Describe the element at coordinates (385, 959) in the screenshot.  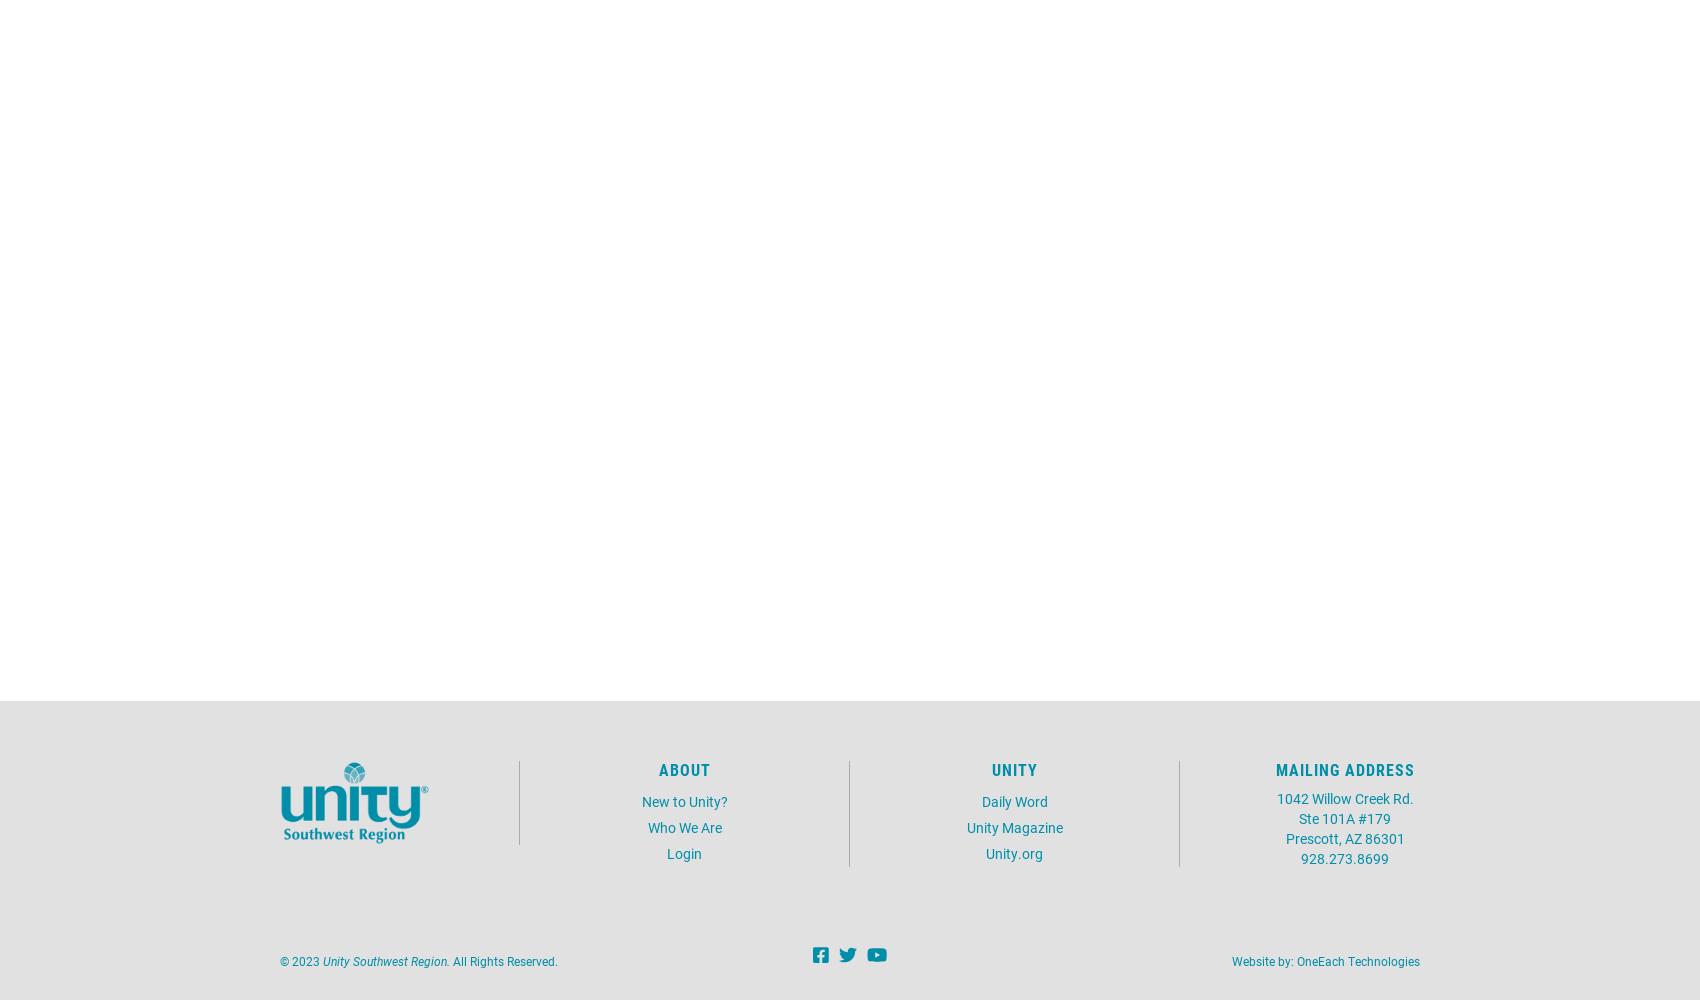
I see `'Unity Southwest Region.'` at that location.